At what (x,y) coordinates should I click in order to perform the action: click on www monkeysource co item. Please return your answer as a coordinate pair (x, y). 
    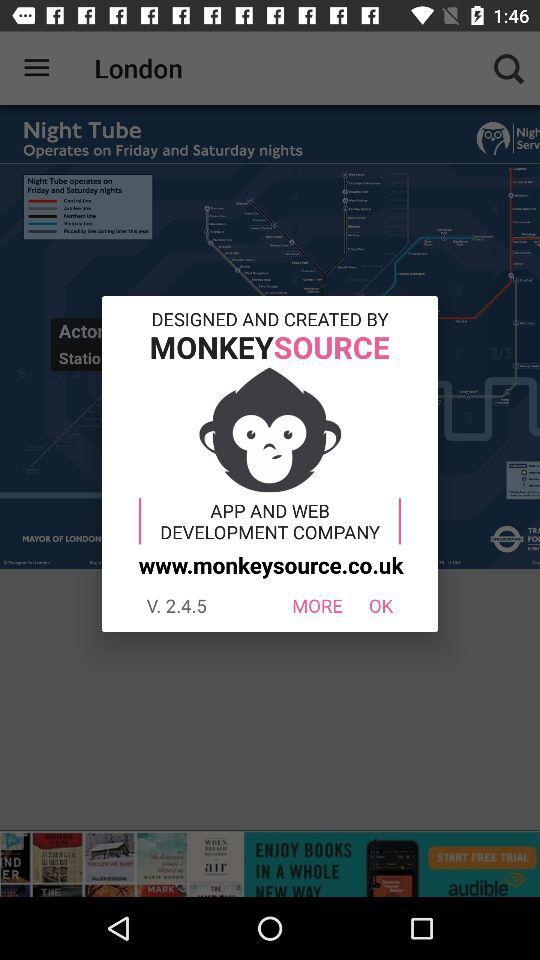
    Looking at the image, I should click on (268, 564).